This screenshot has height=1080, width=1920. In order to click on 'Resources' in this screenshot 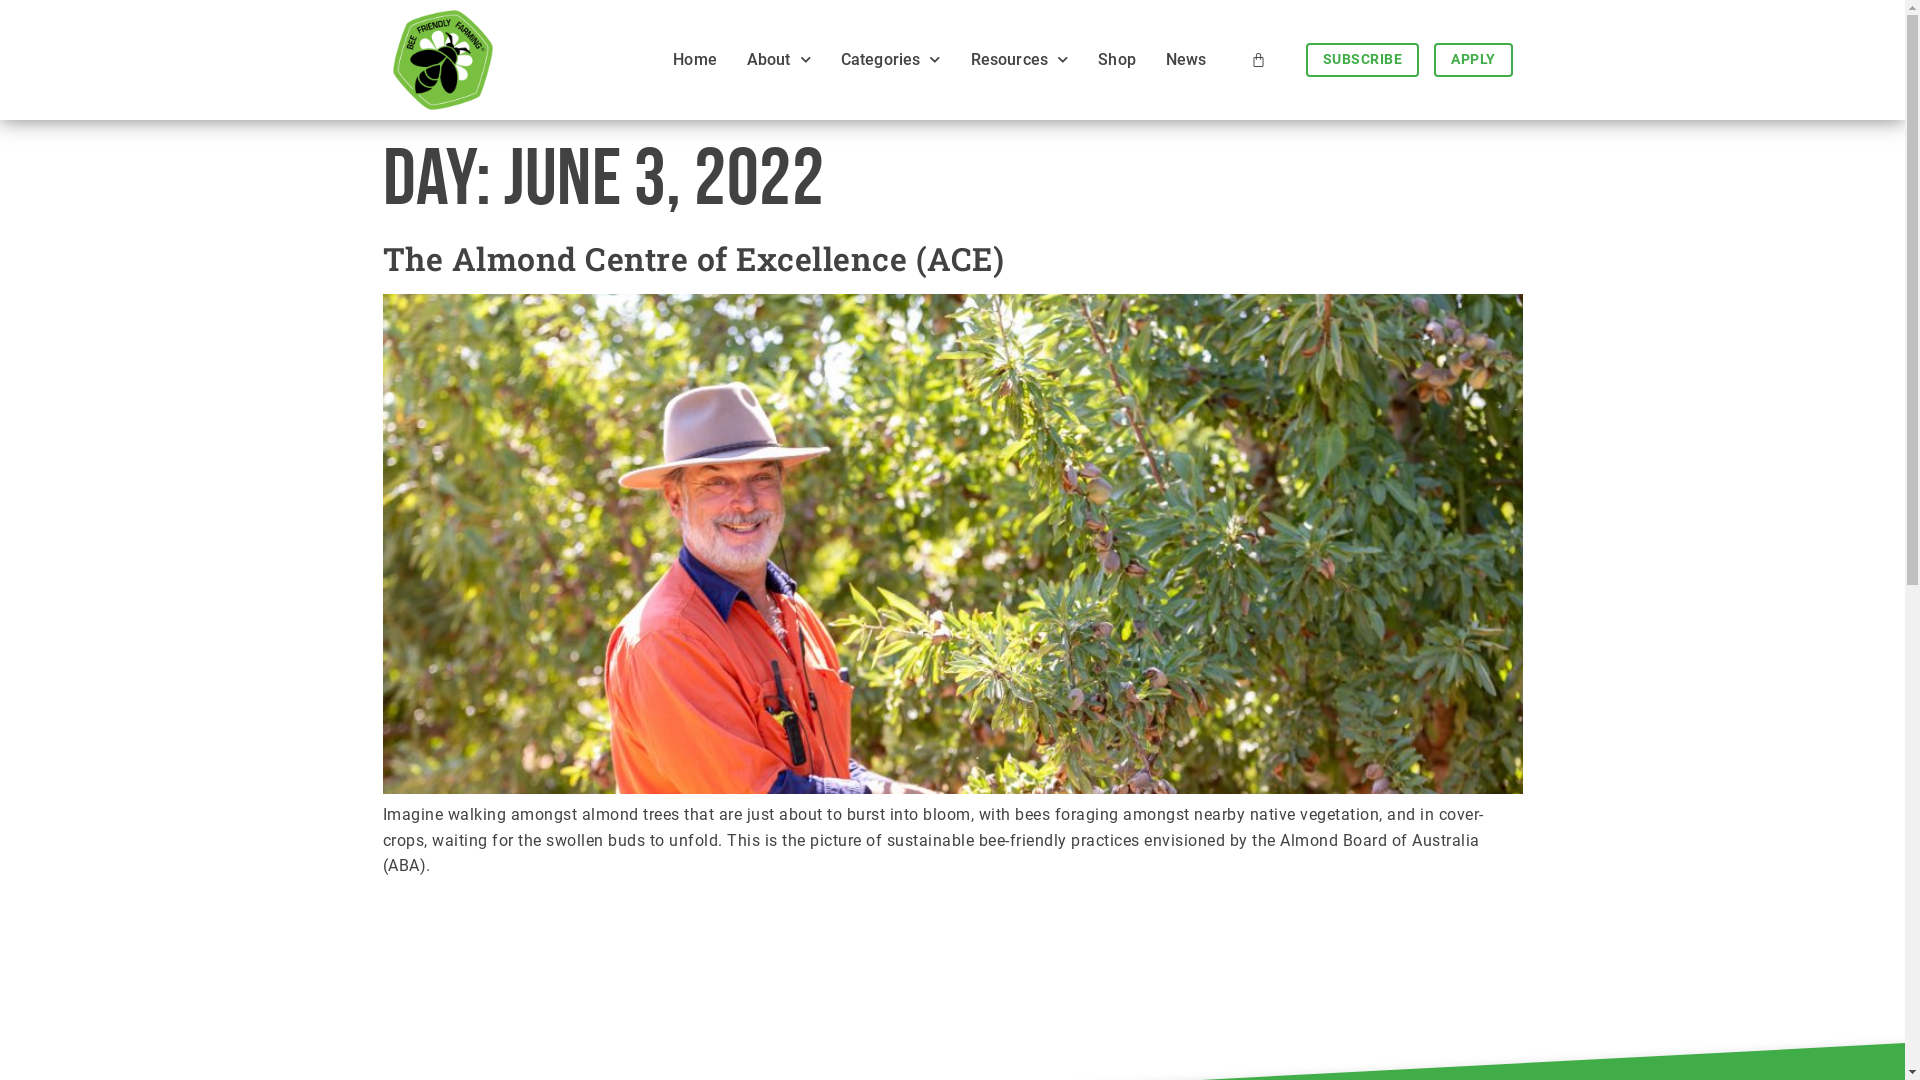, I will do `click(1019, 59)`.